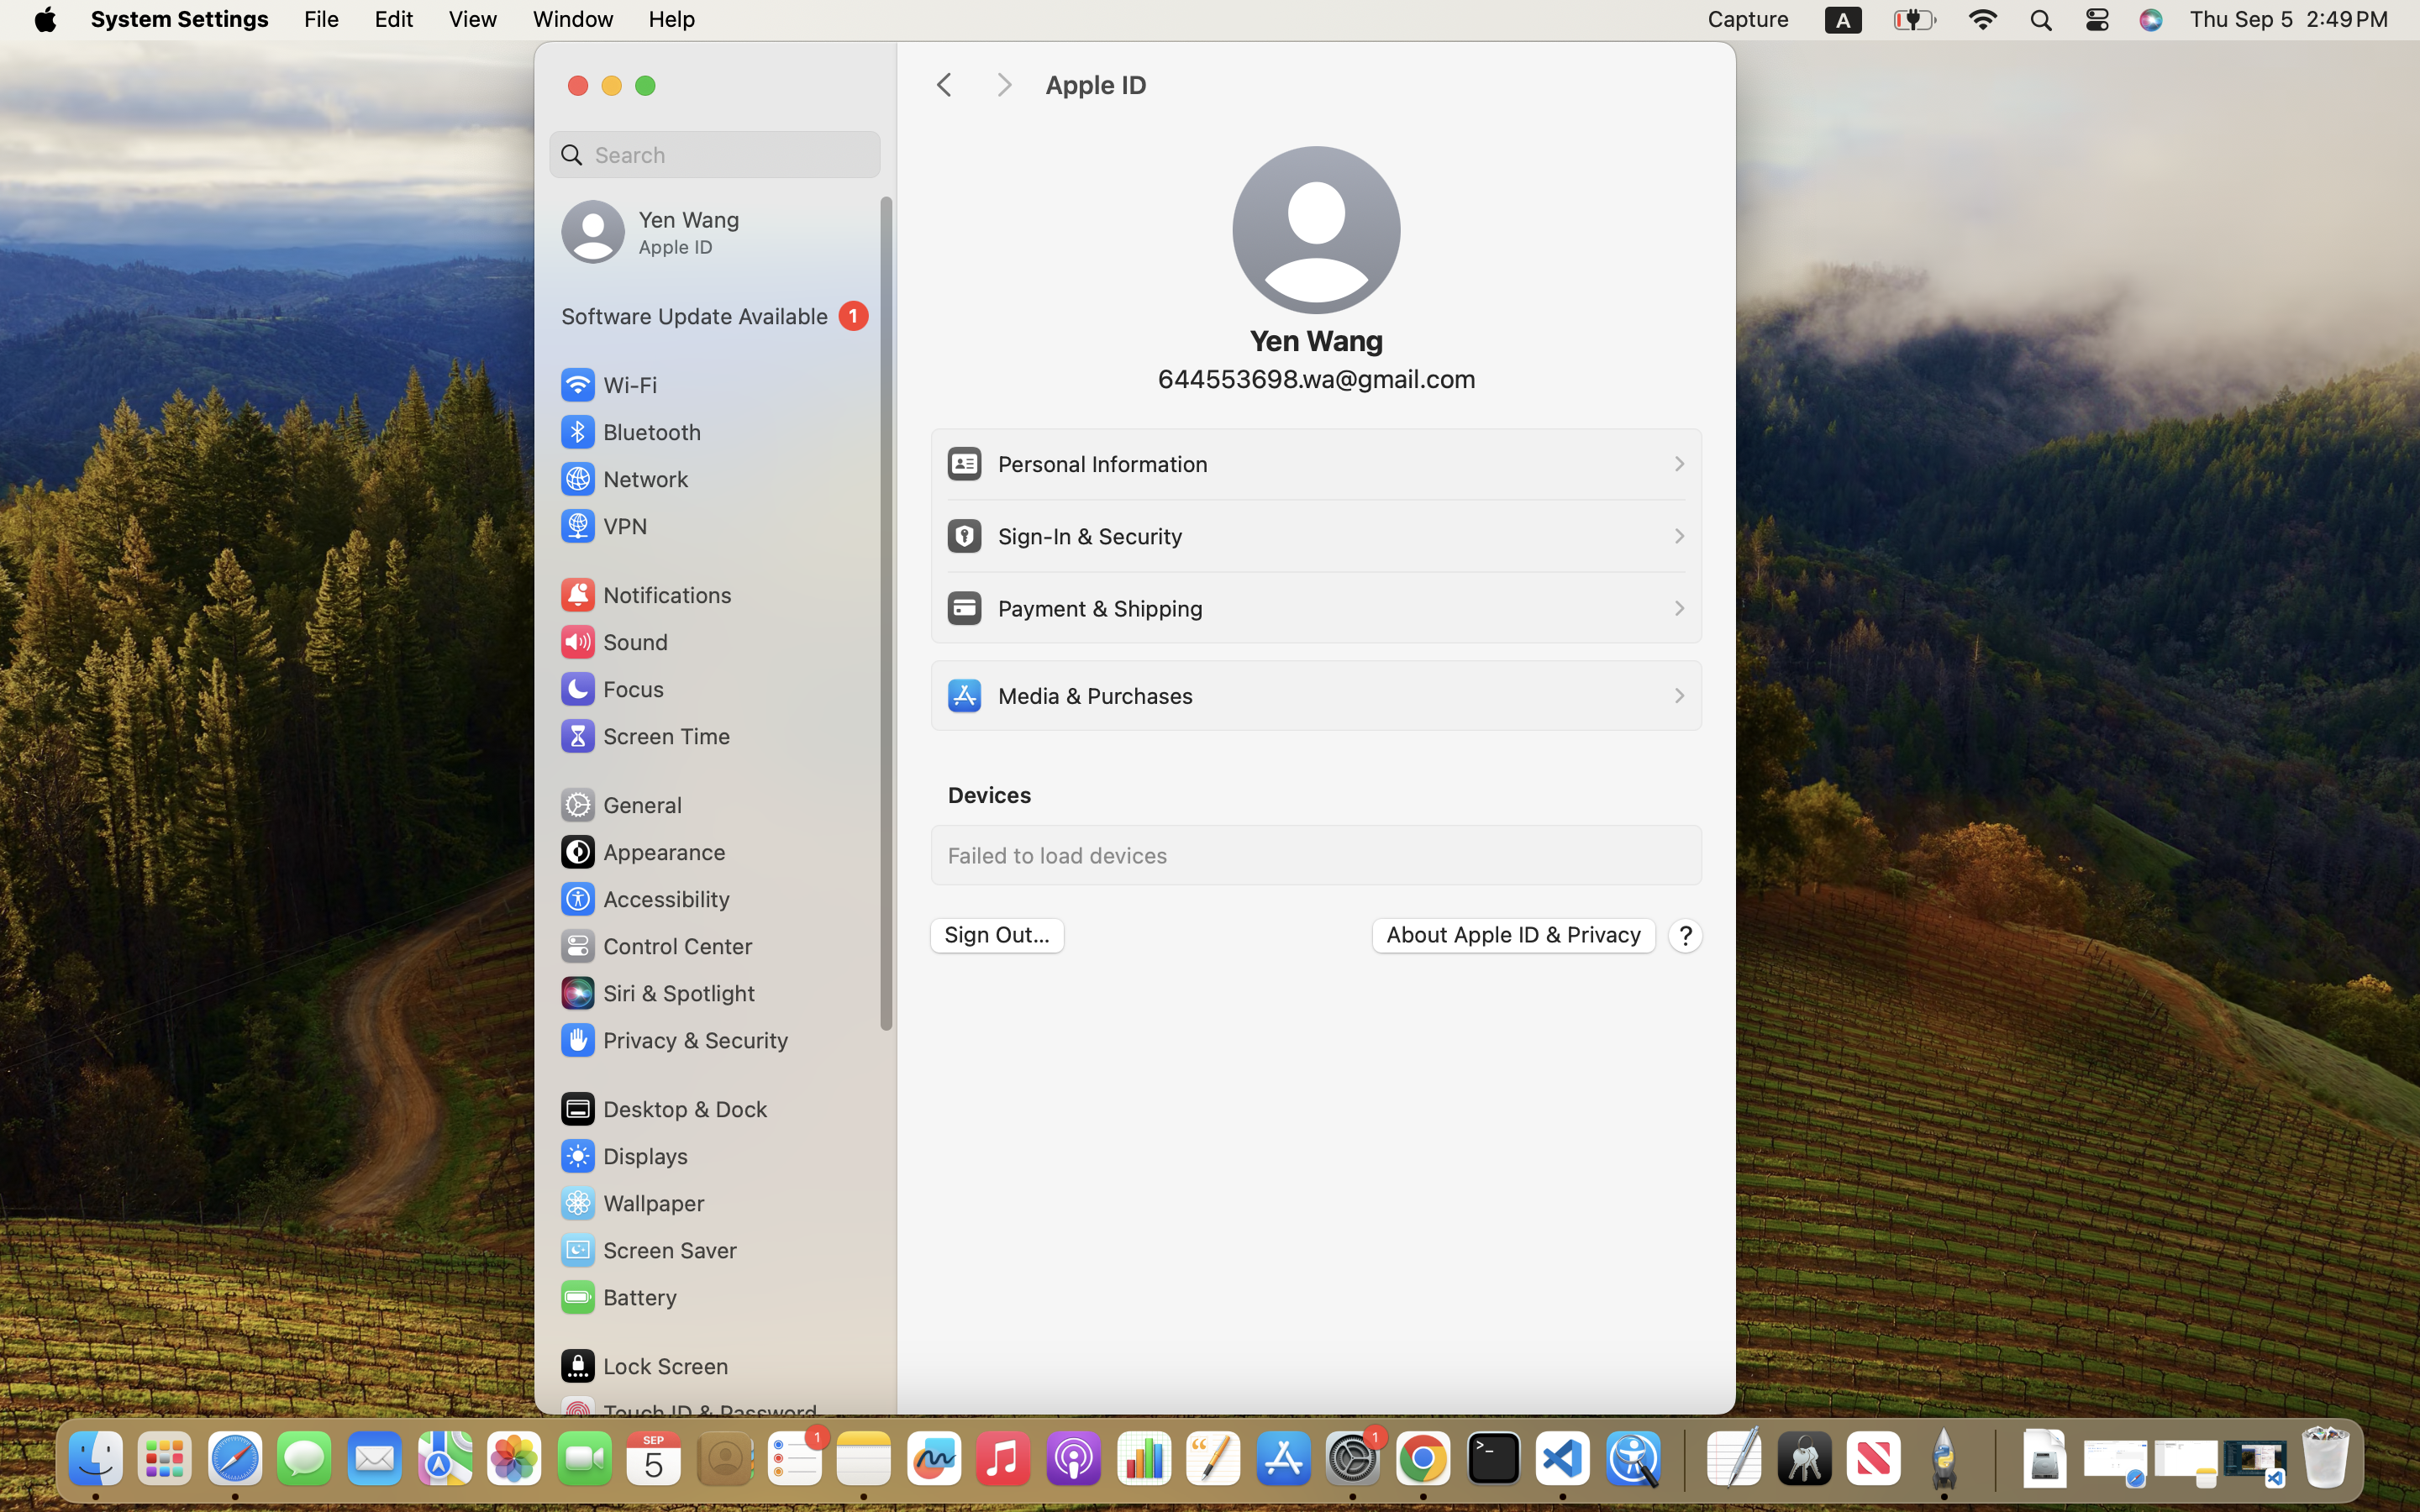 This screenshot has width=2420, height=1512. I want to click on 'Control Center', so click(655, 946).